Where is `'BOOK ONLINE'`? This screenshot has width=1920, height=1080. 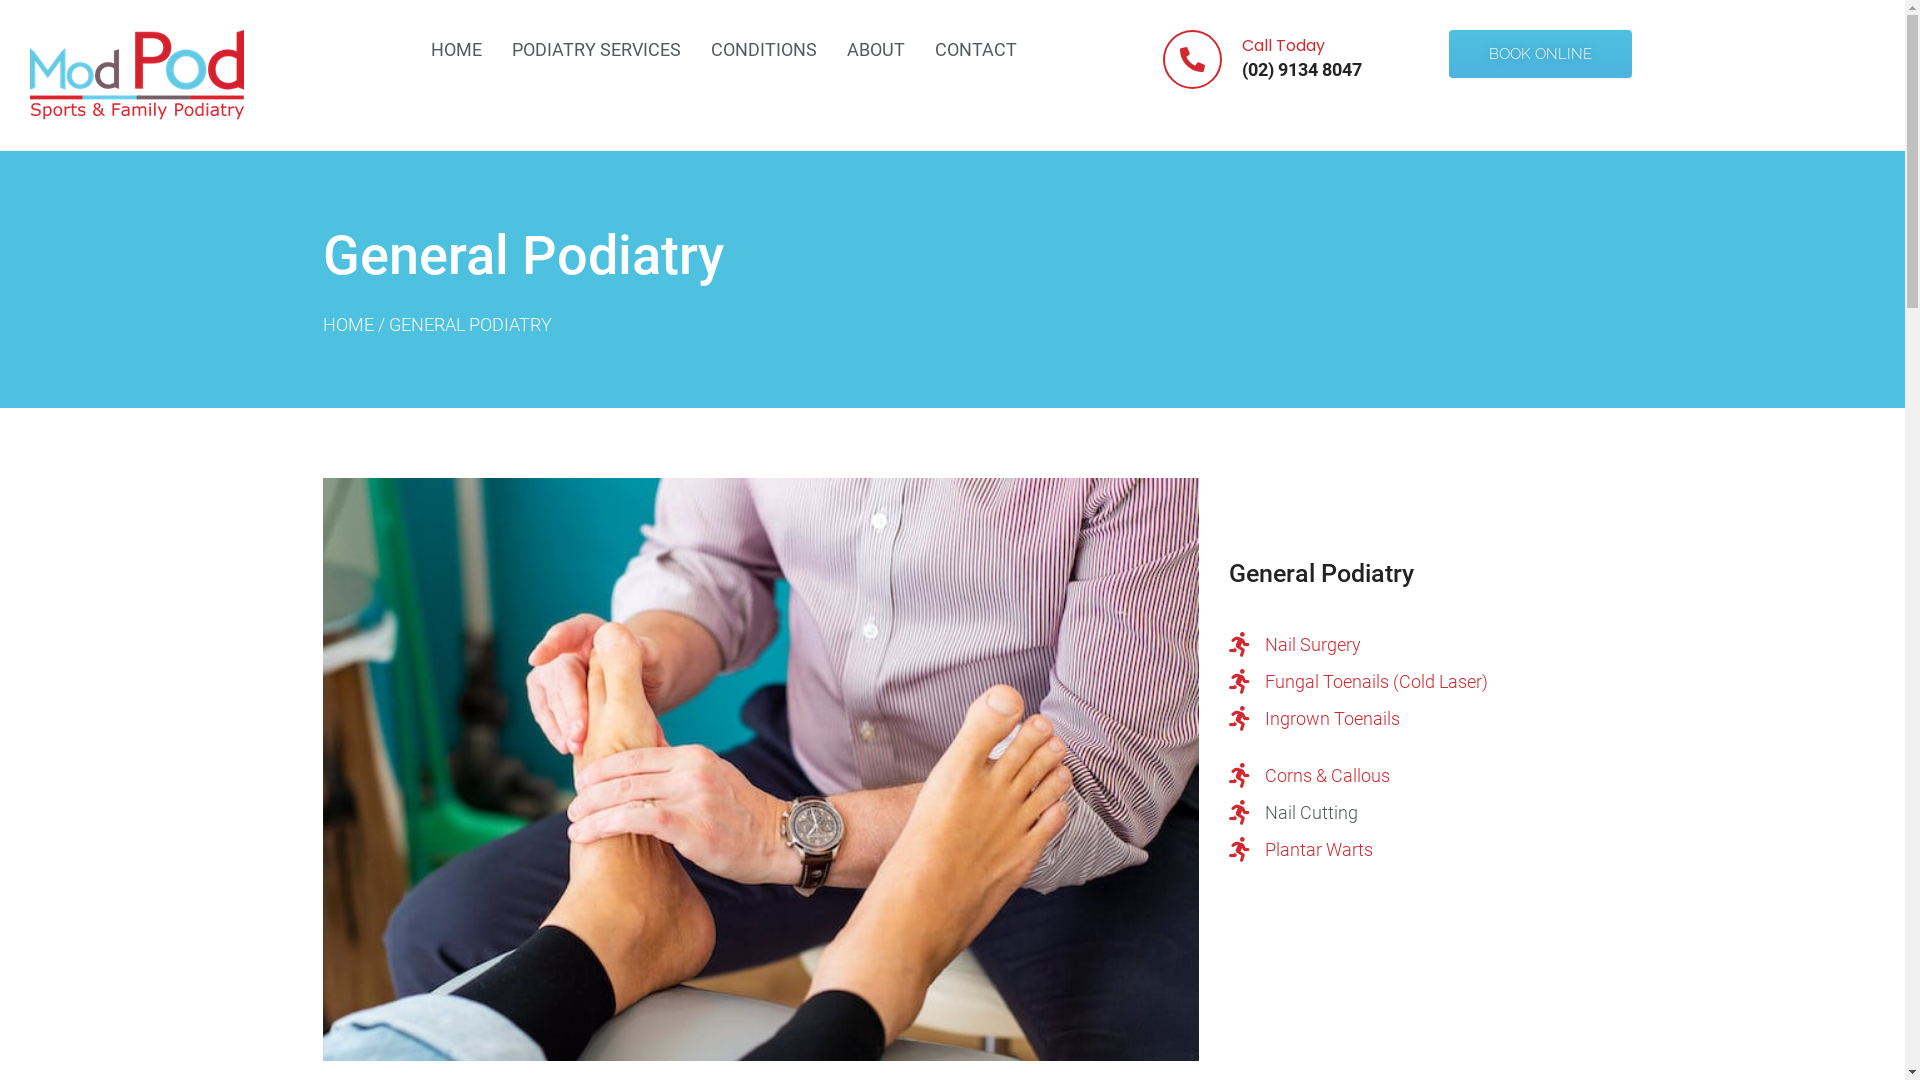
'BOOK ONLINE' is located at coordinates (1539, 53).